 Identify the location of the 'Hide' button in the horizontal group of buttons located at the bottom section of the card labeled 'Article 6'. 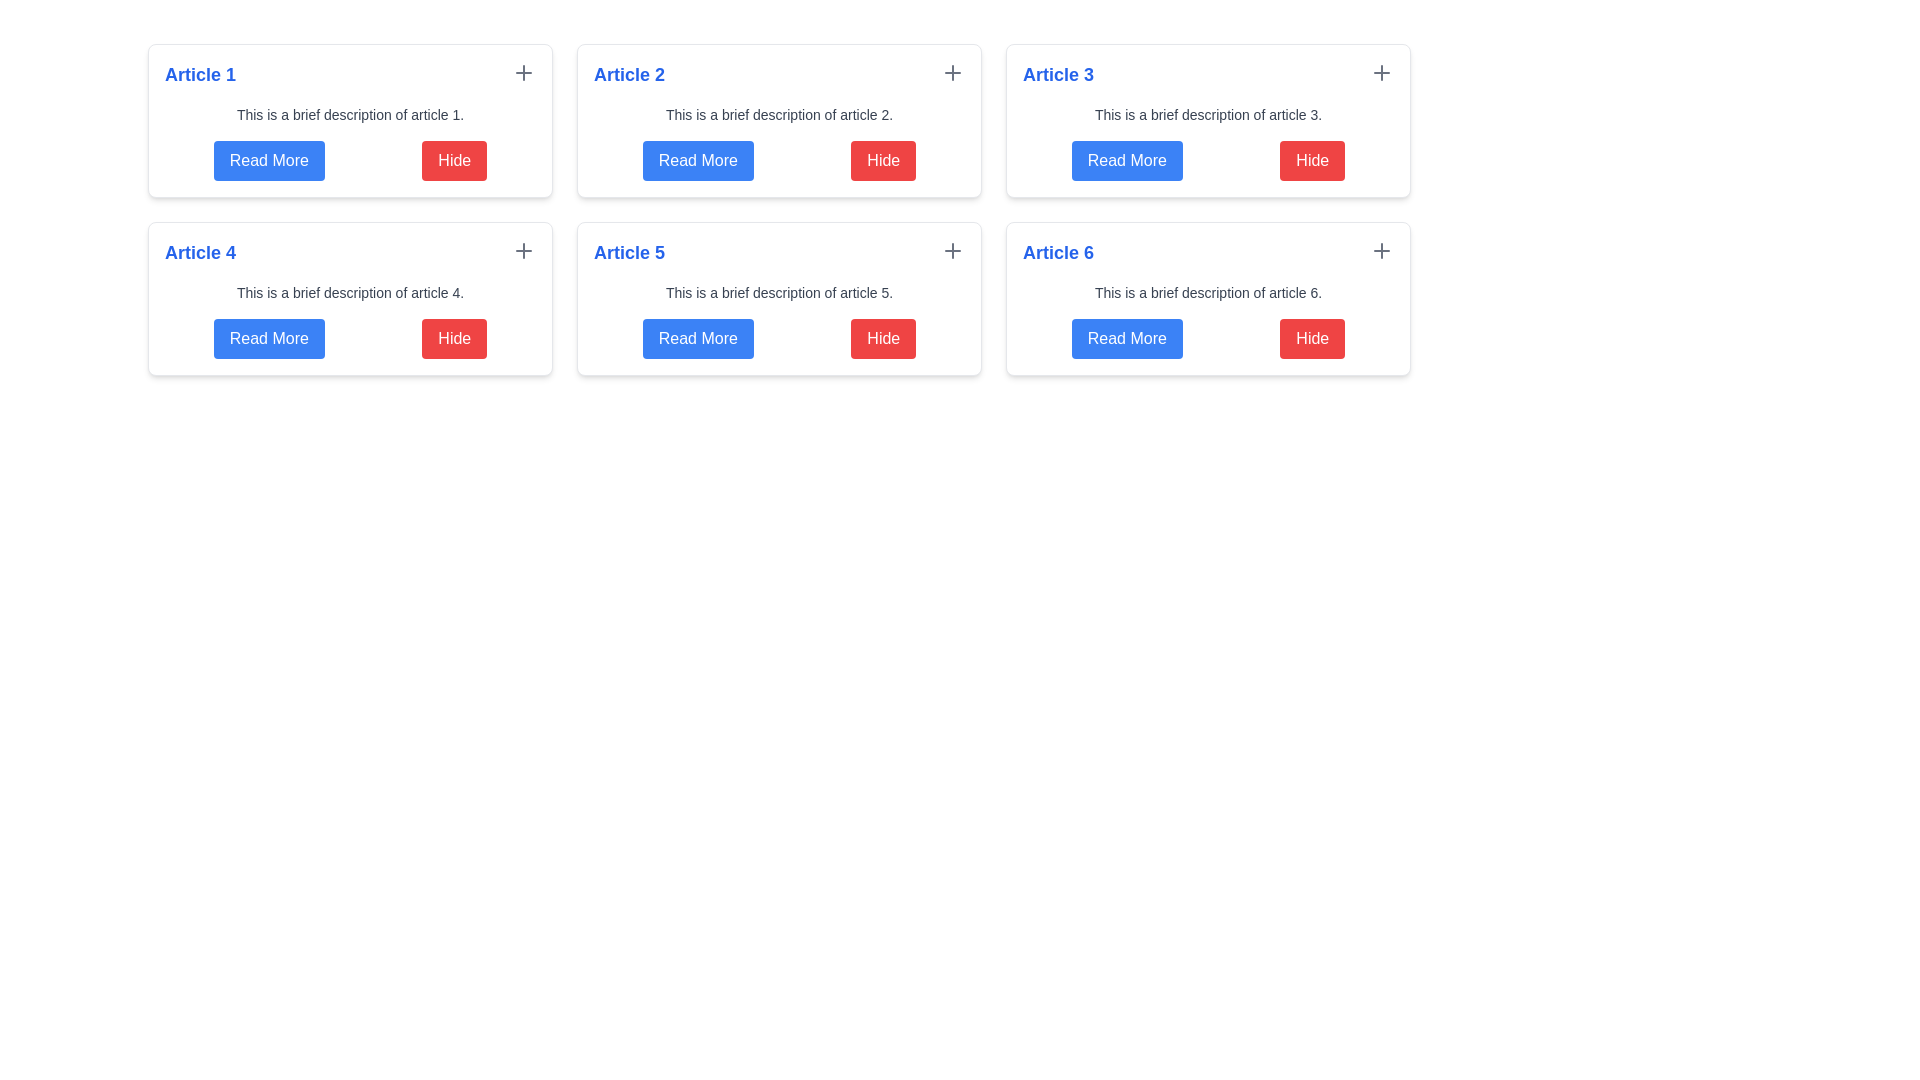
(1207, 338).